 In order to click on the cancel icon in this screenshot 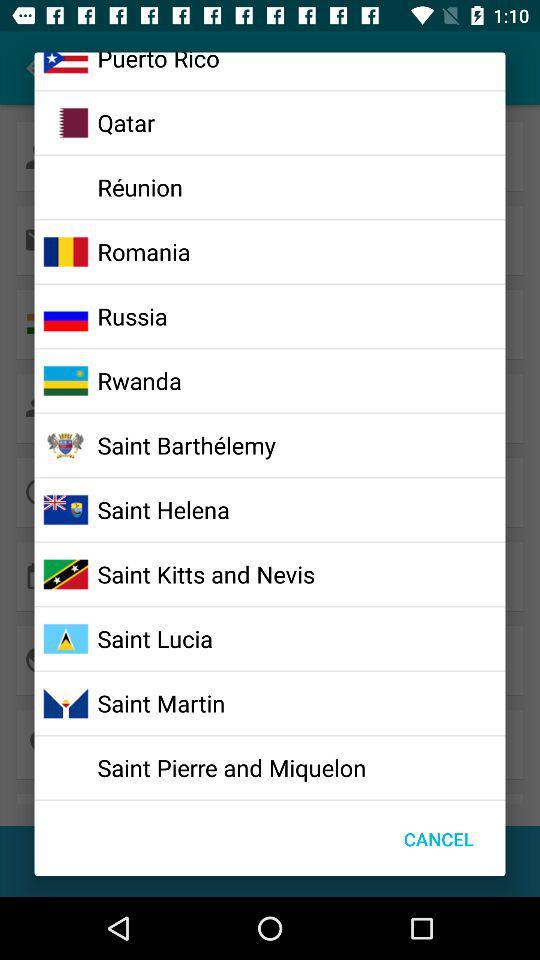, I will do `click(437, 839)`.